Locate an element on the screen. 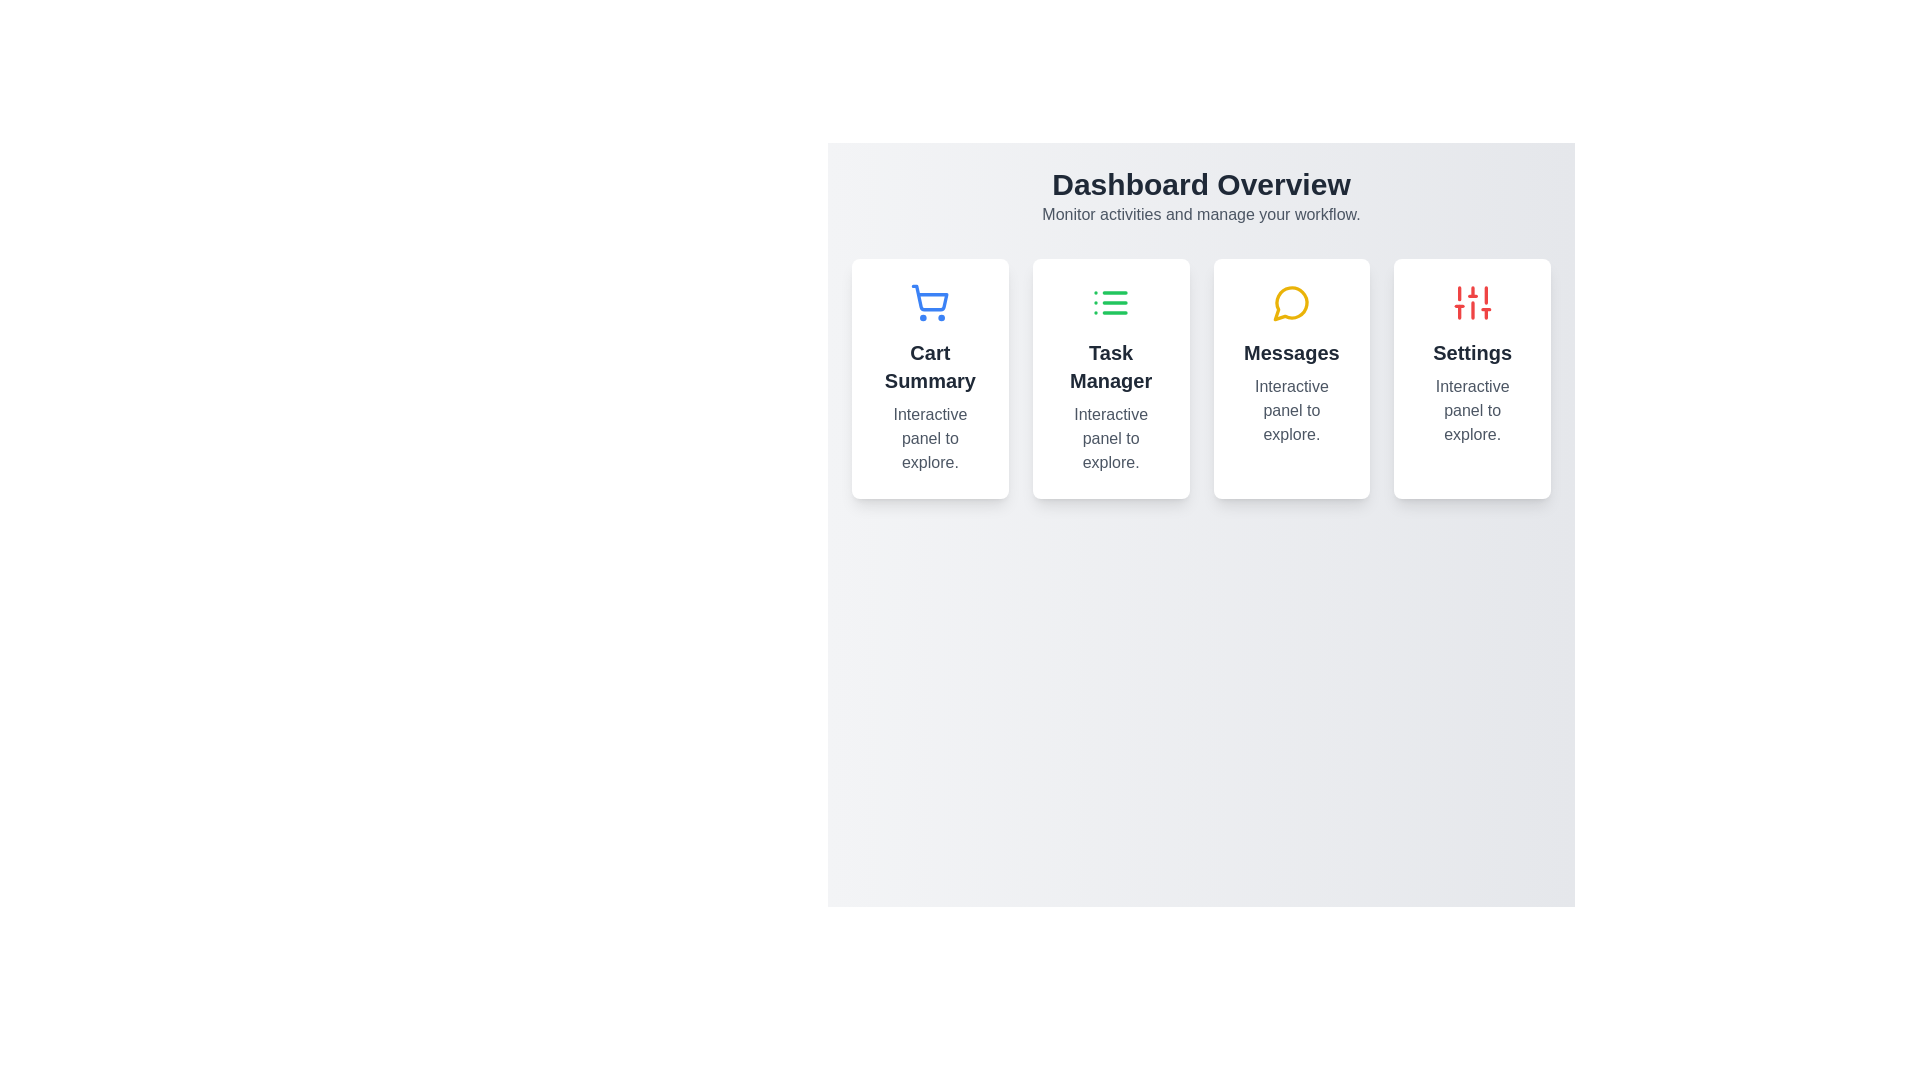  the settings icon located in the fourth card from the left under the 'Dashboard Overview' heading is located at coordinates (1472, 303).